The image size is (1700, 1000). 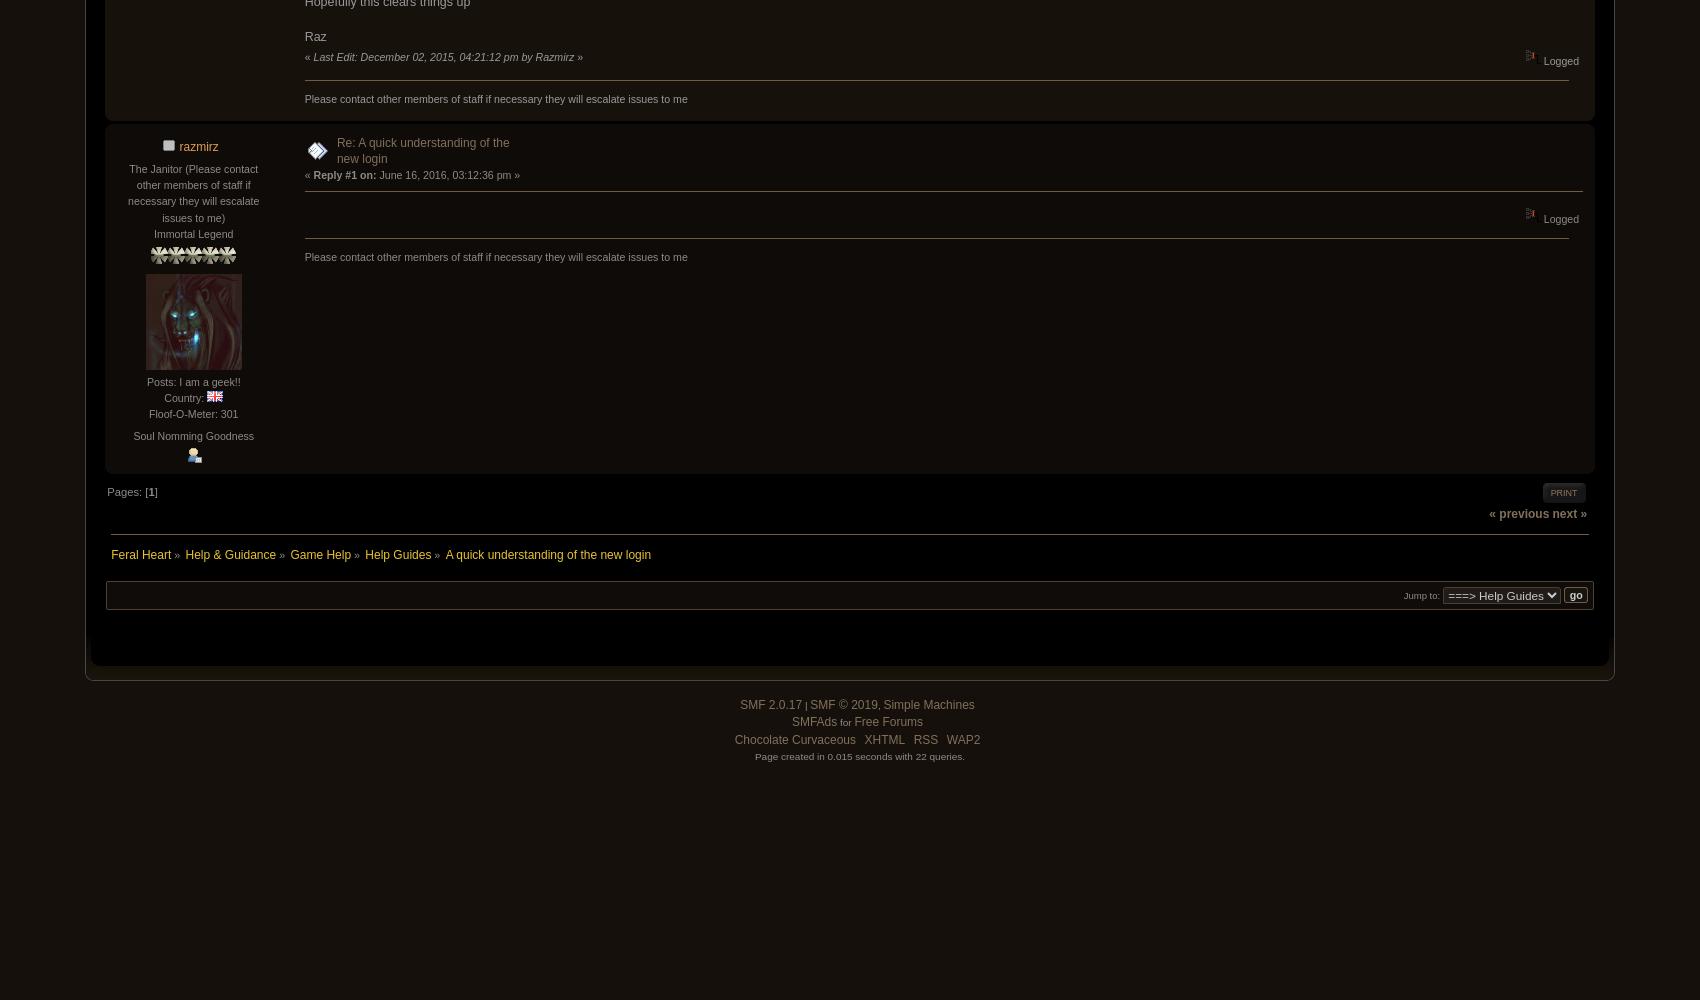 I want to click on ',', so click(x=877, y=704).